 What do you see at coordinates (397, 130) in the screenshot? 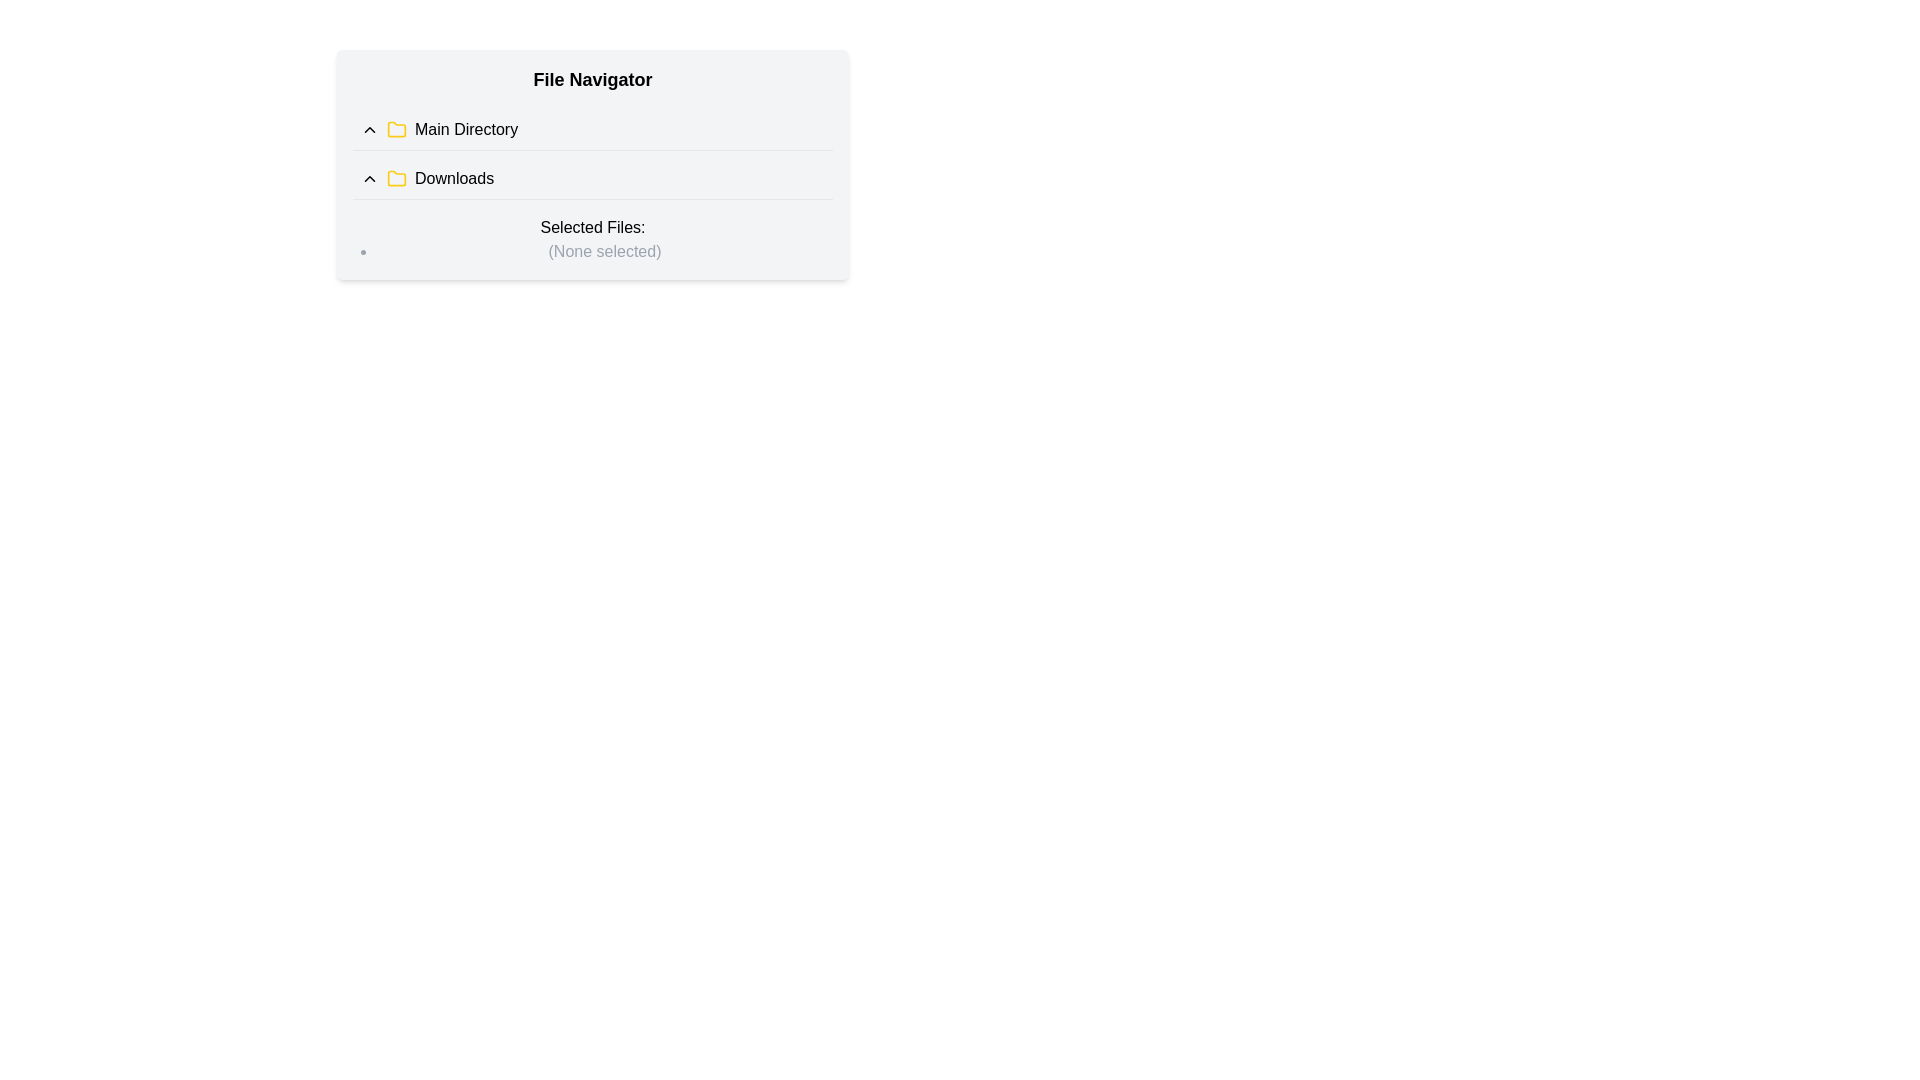
I see `the folder-shaped icon with a yellow outline located to the left of the 'Main Directory' text in the 'File Navigator' section` at bounding box center [397, 130].